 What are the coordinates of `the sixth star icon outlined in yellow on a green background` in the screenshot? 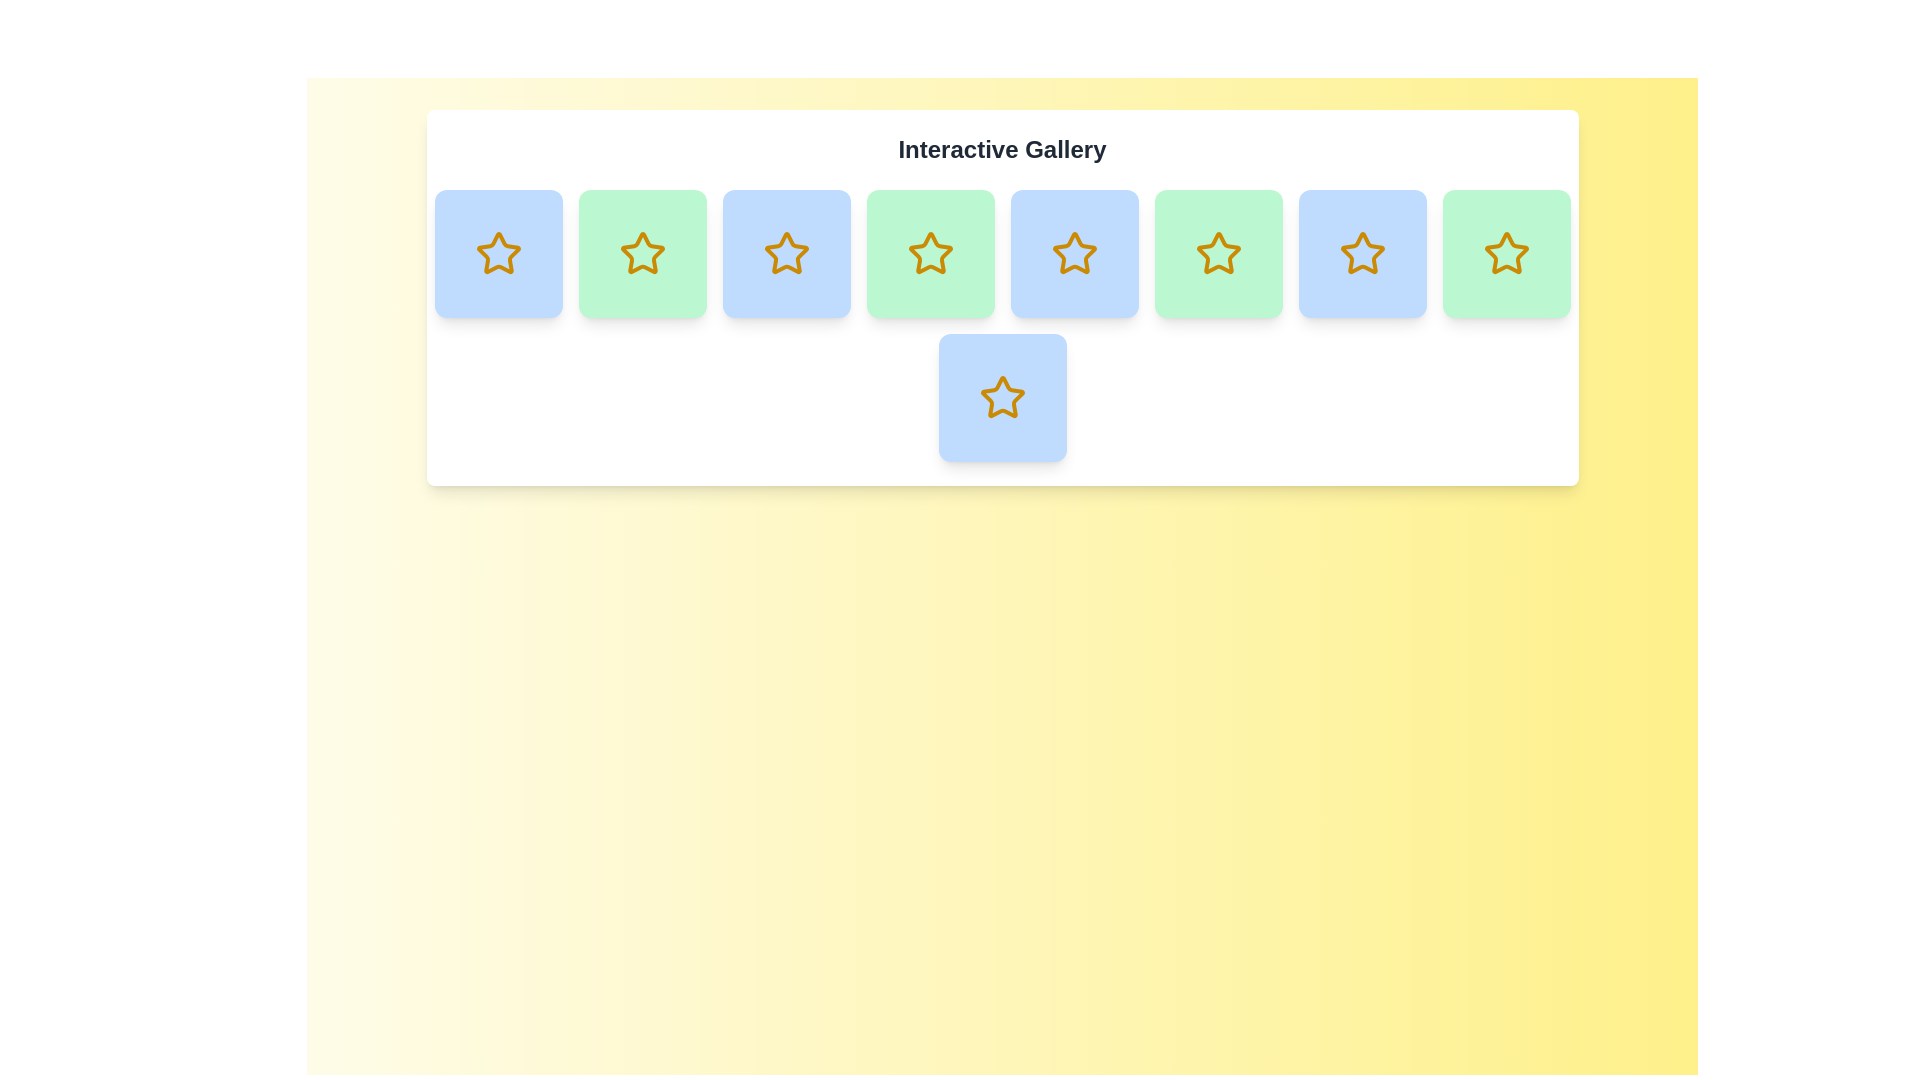 It's located at (1217, 252).